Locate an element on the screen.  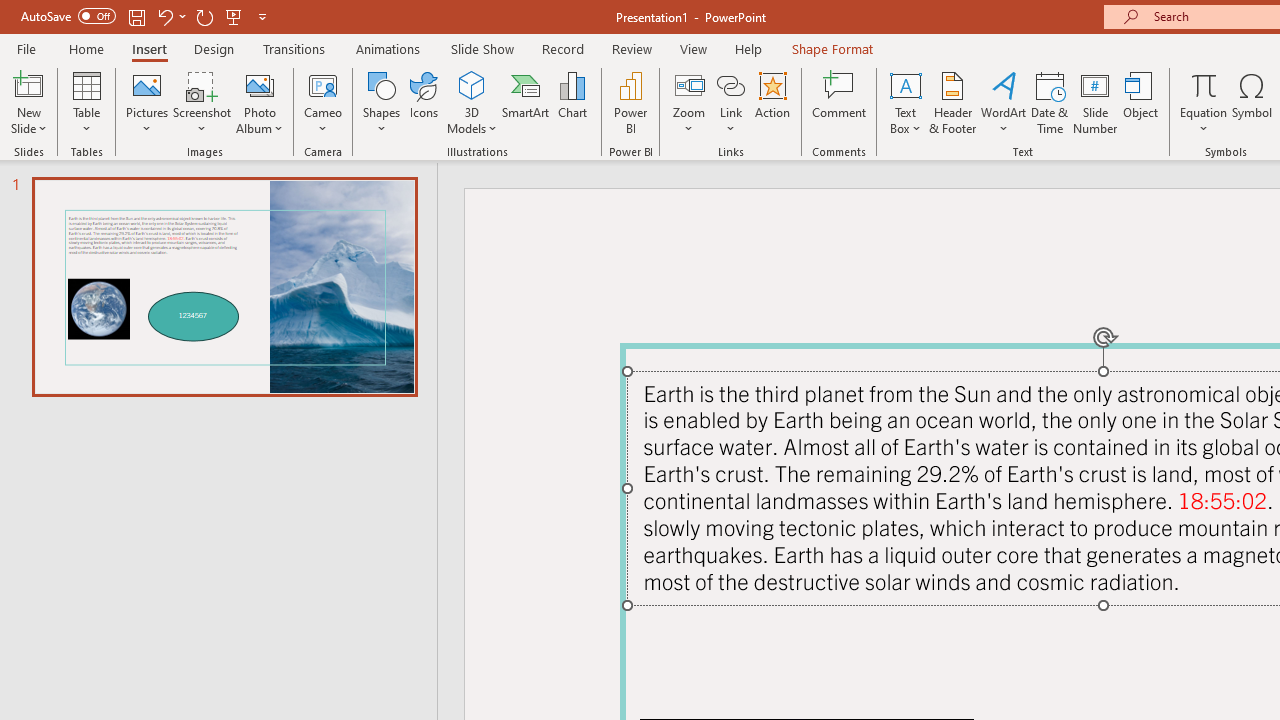
'New Photo Album...' is located at coordinates (258, 84).